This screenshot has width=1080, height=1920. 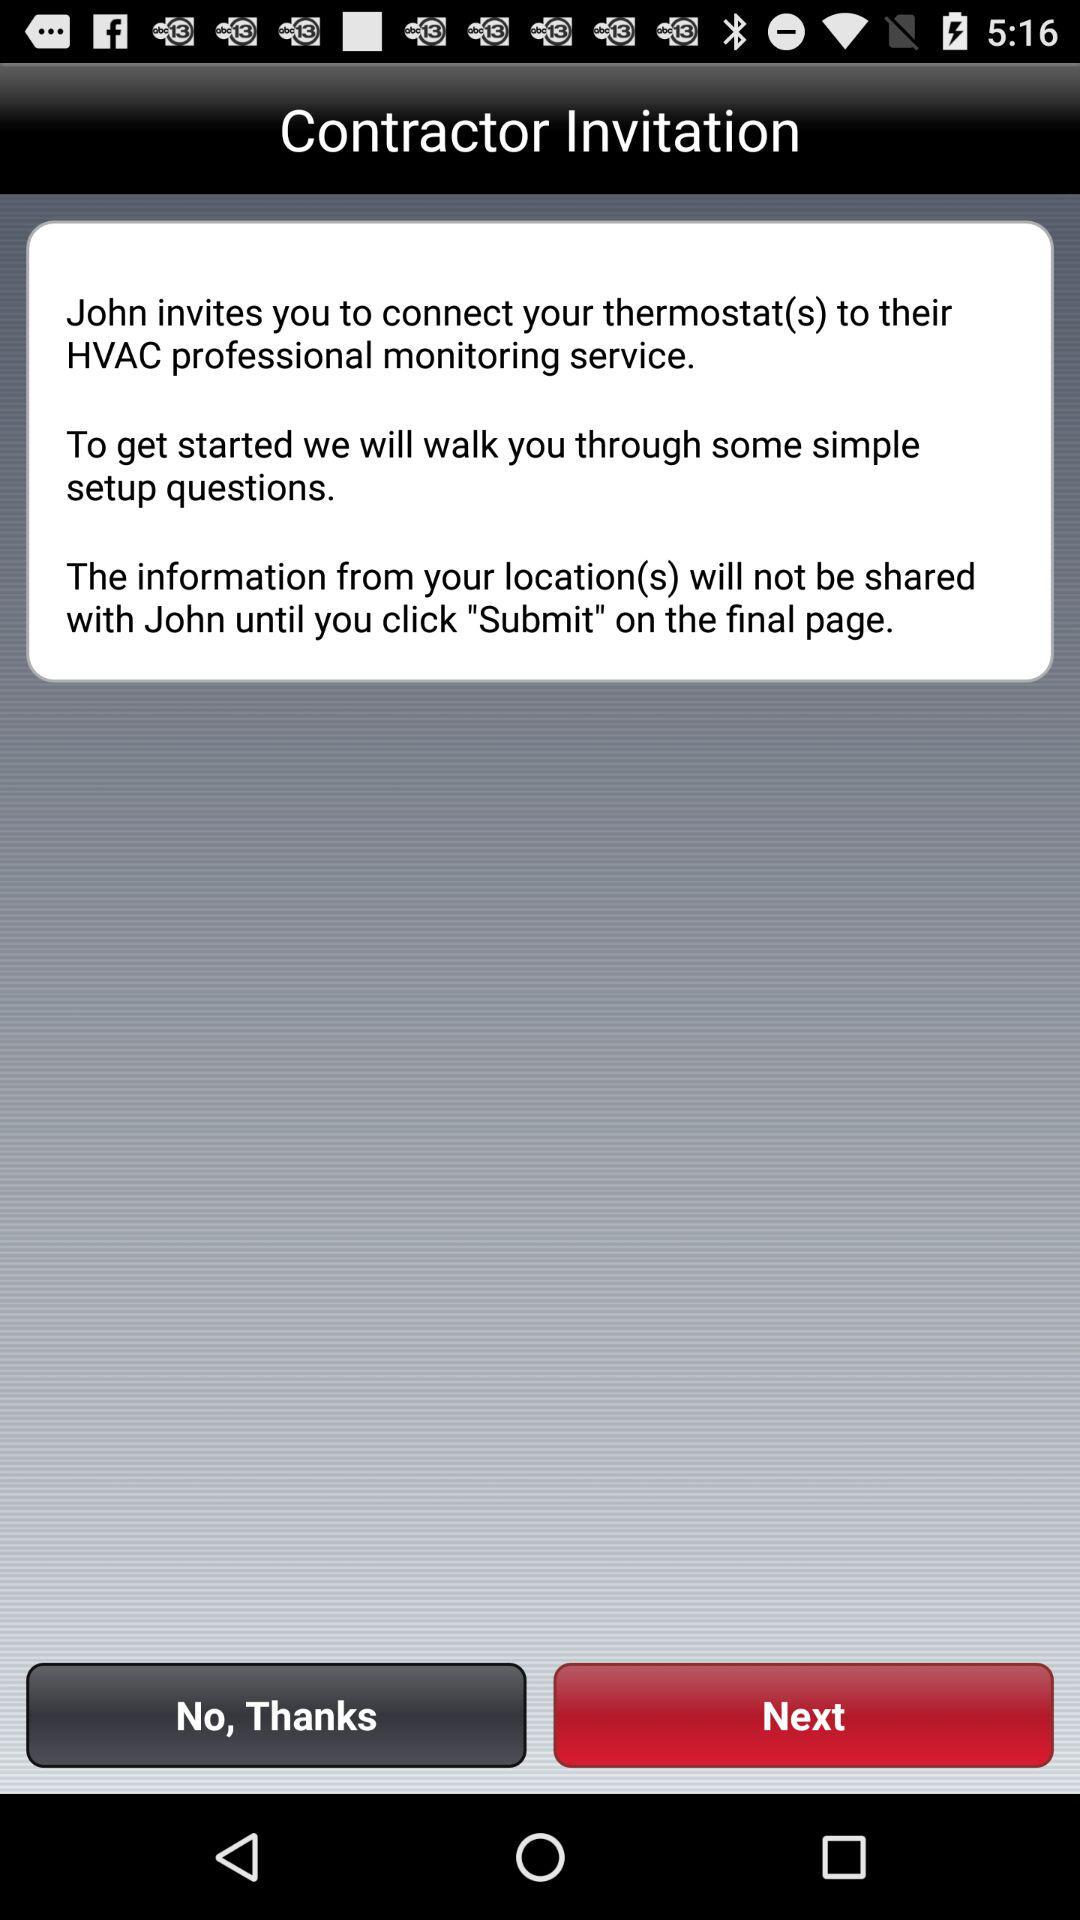 What do you see at coordinates (276, 1714) in the screenshot?
I see `no, thanks at the bottom left corner` at bounding box center [276, 1714].